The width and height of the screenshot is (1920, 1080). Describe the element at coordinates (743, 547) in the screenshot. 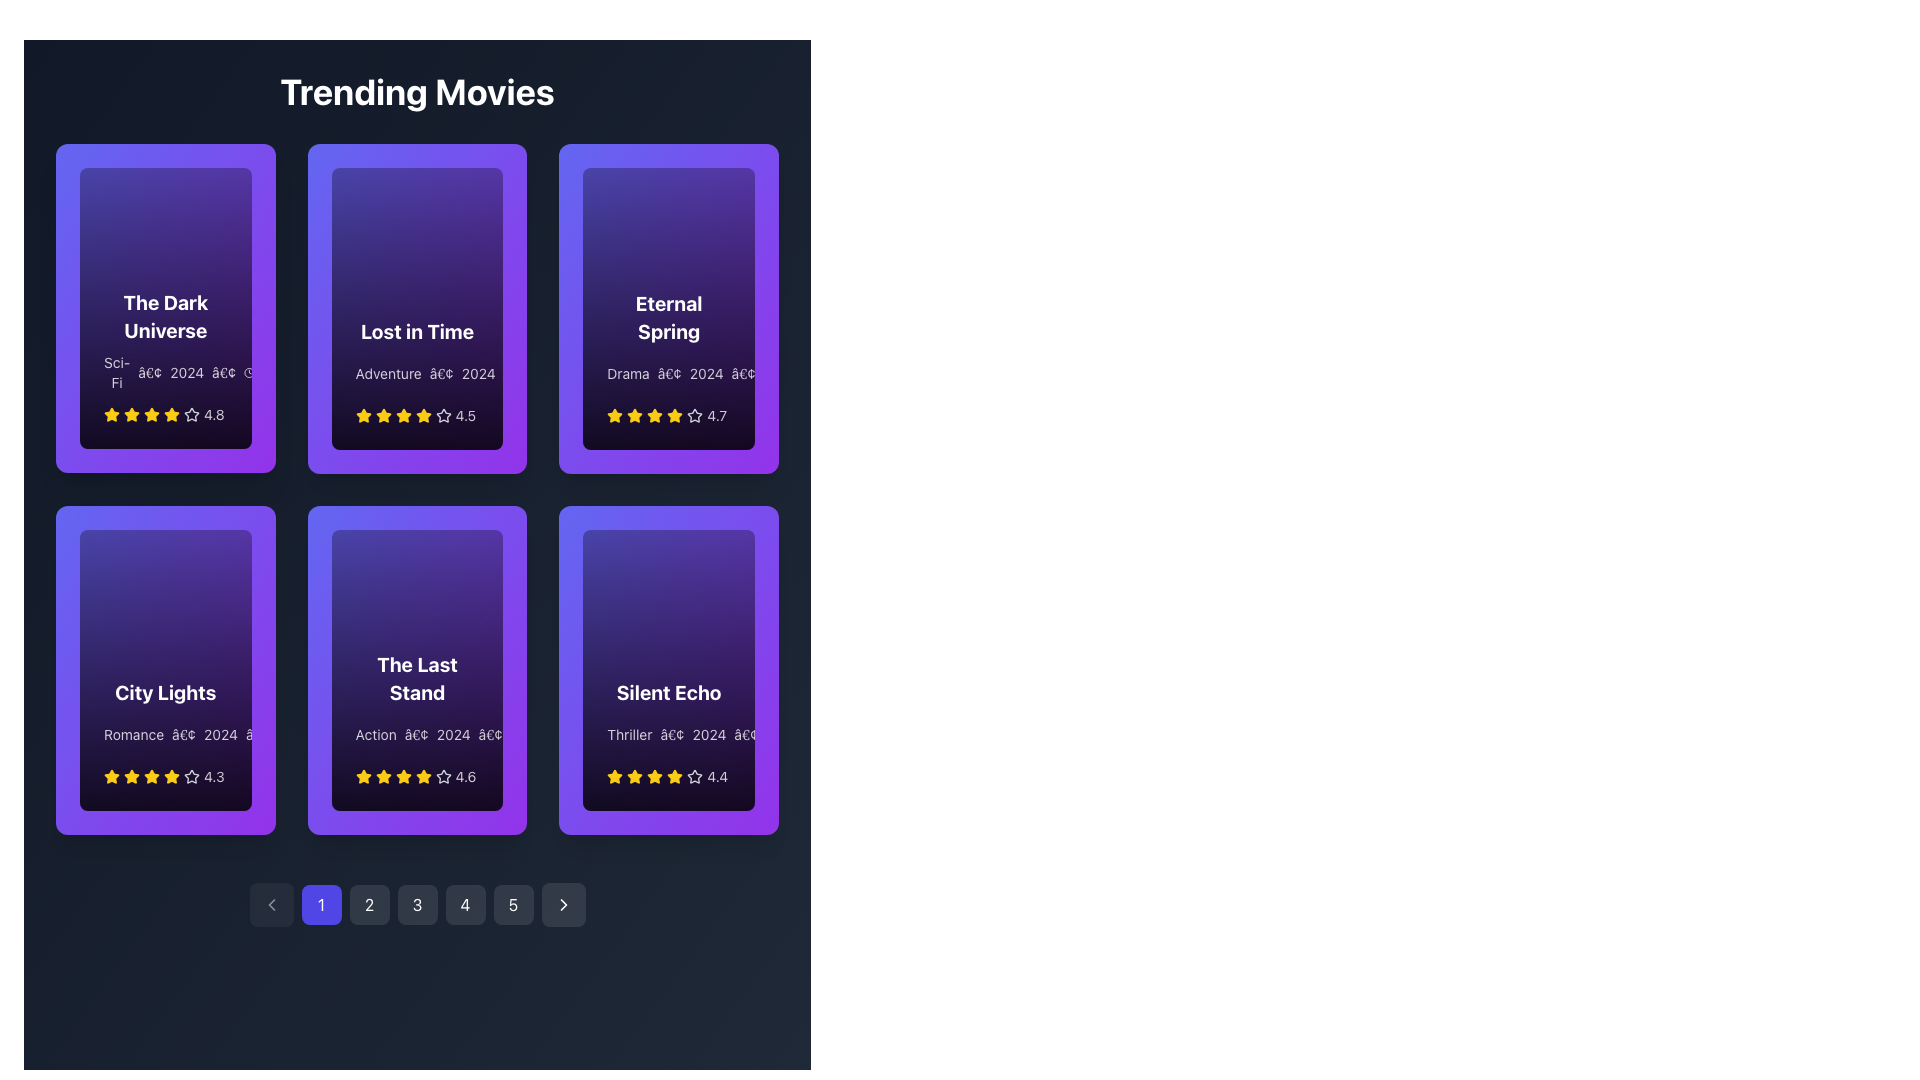

I see `the circular indigo button with a white play icon in the center, located at the top-right corner of the 'Silent Echo' card, to initiate an action` at that location.